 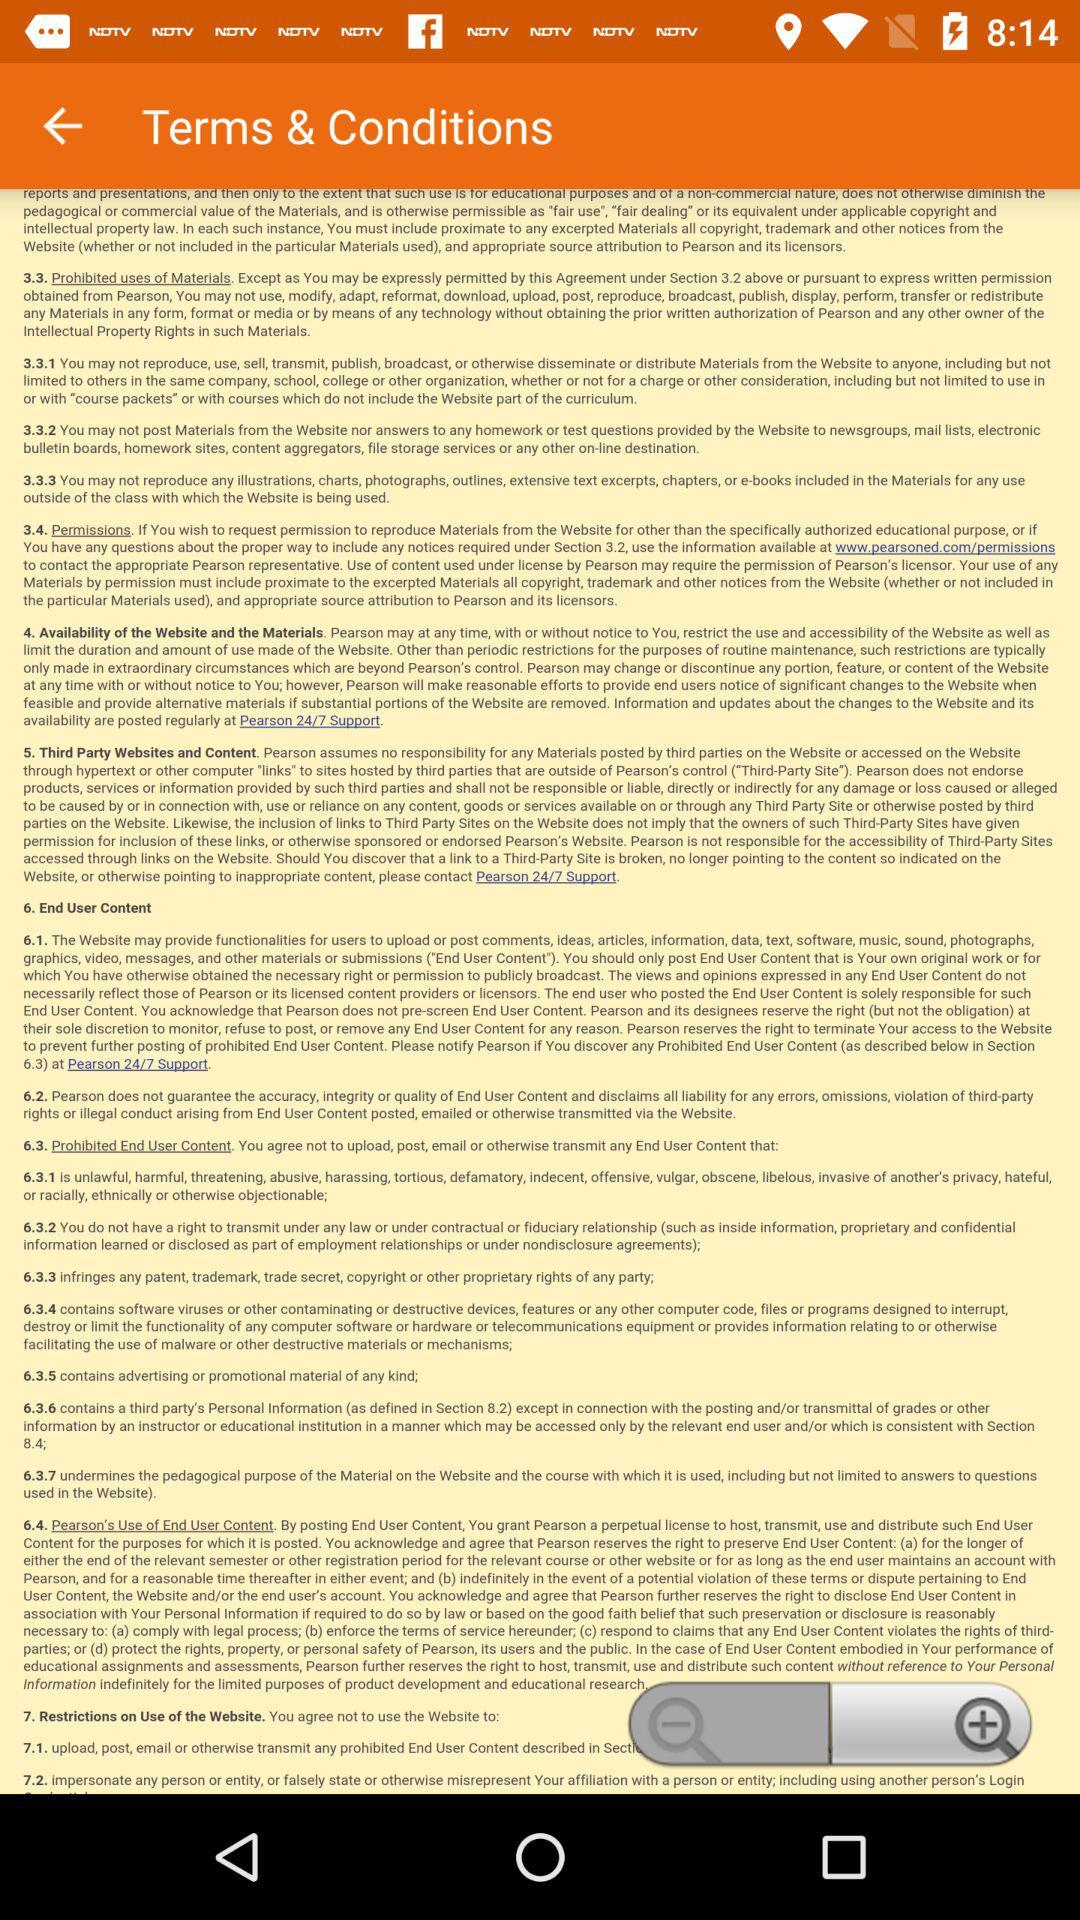 What do you see at coordinates (540, 991) in the screenshot?
I see `click the main page` at bounding box center [540, 991].